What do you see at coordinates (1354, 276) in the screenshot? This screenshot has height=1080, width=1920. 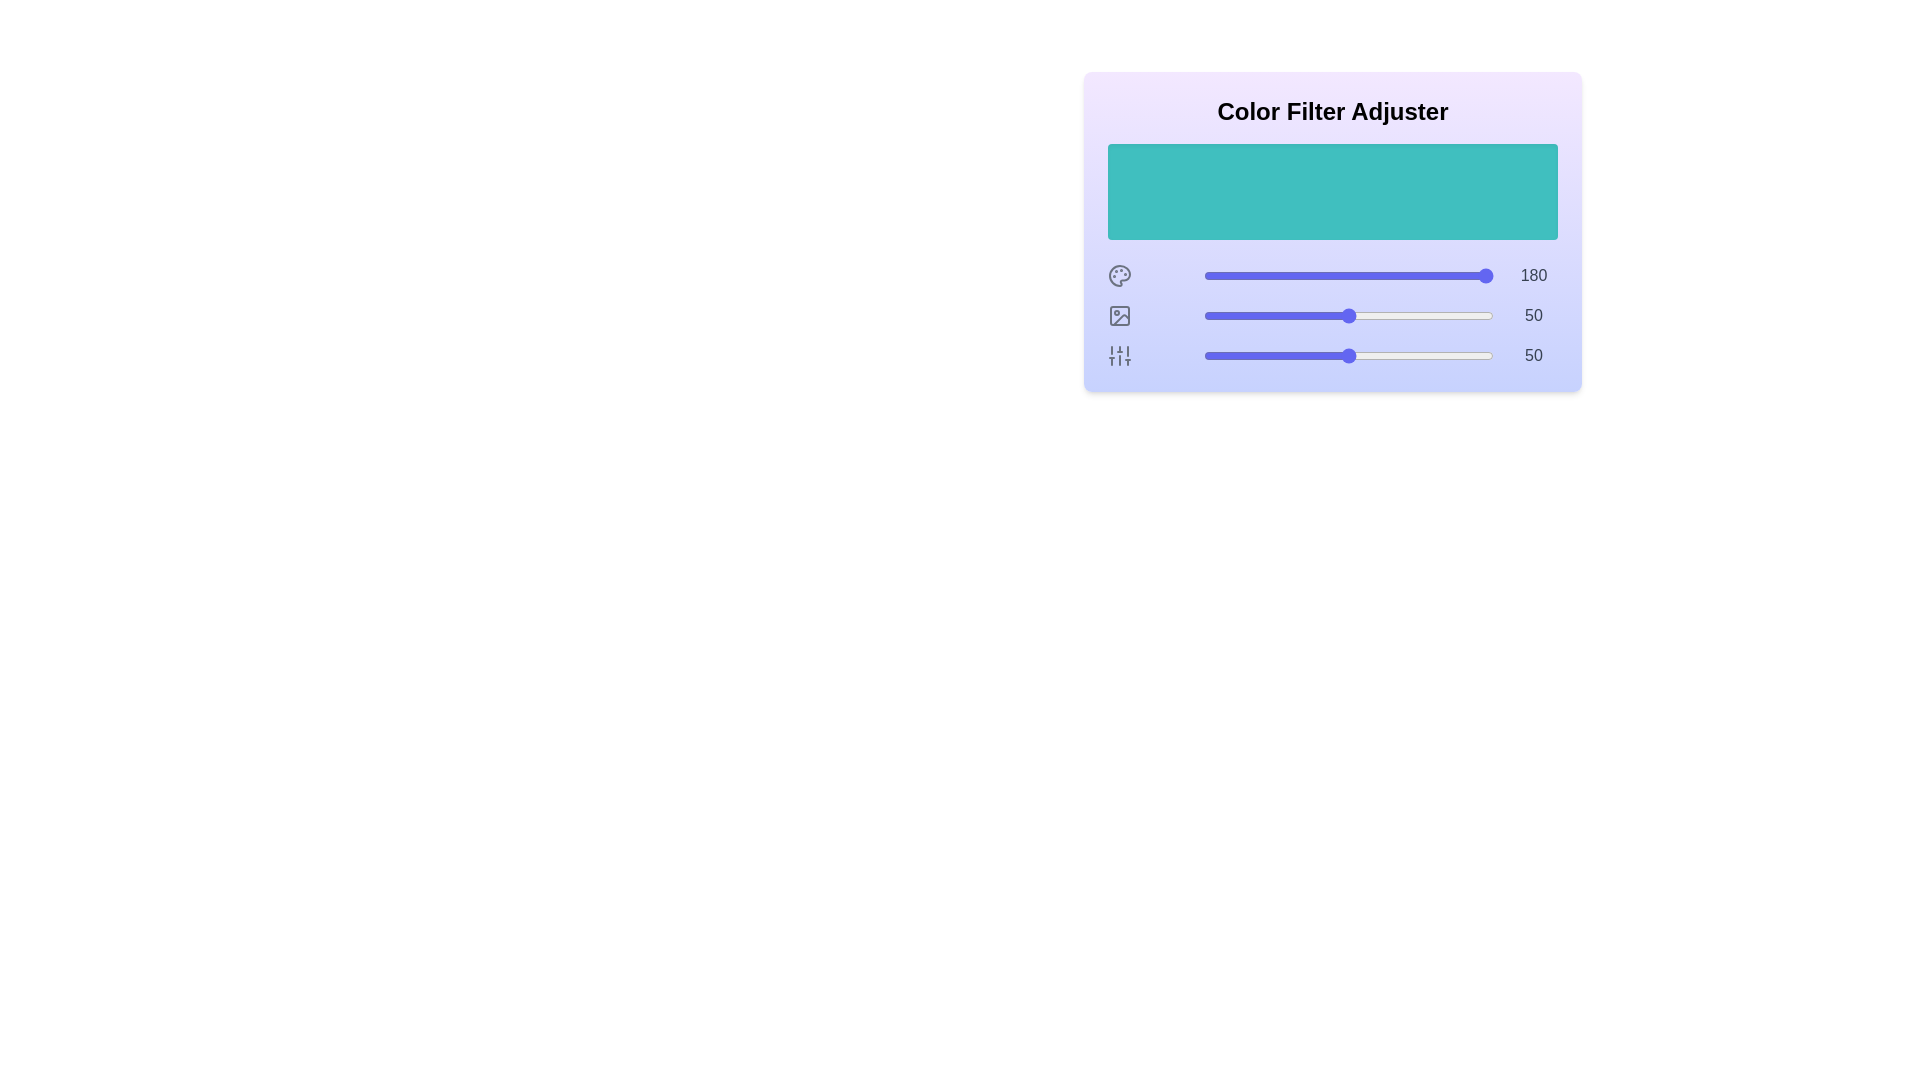 I see `the Hue slider to a value of 52` at bounding box center [1354, 276].